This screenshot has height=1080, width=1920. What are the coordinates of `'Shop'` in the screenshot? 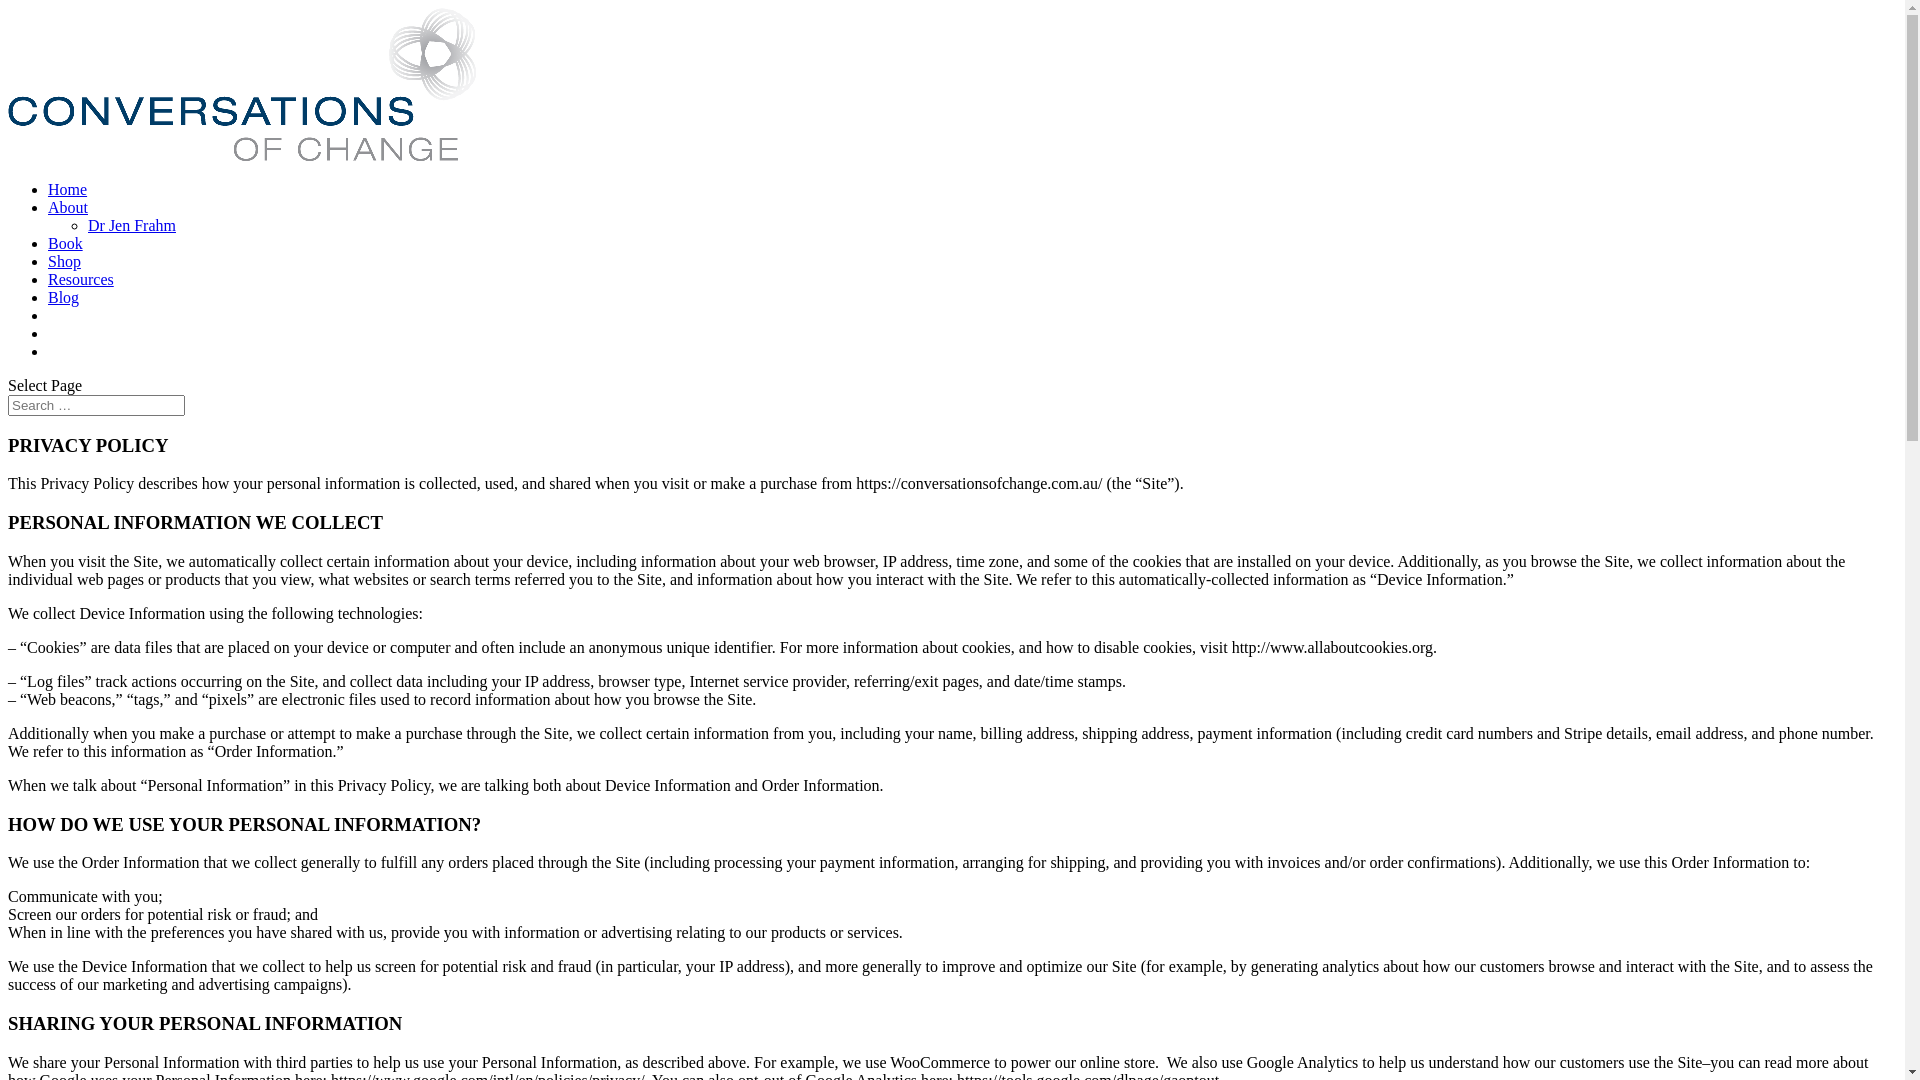 It's located at (64, 260).